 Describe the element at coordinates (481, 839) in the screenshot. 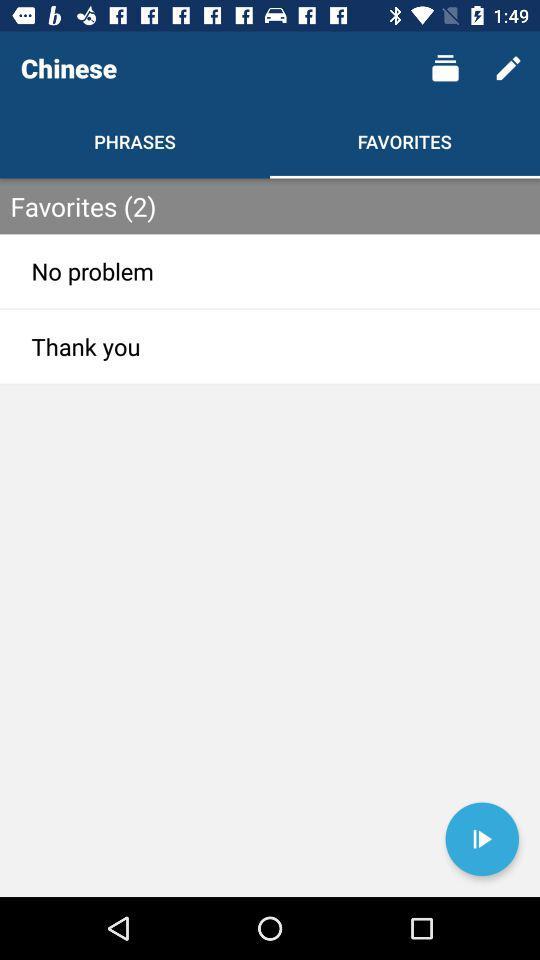

I see `the item at the bottom right corner` at that location.